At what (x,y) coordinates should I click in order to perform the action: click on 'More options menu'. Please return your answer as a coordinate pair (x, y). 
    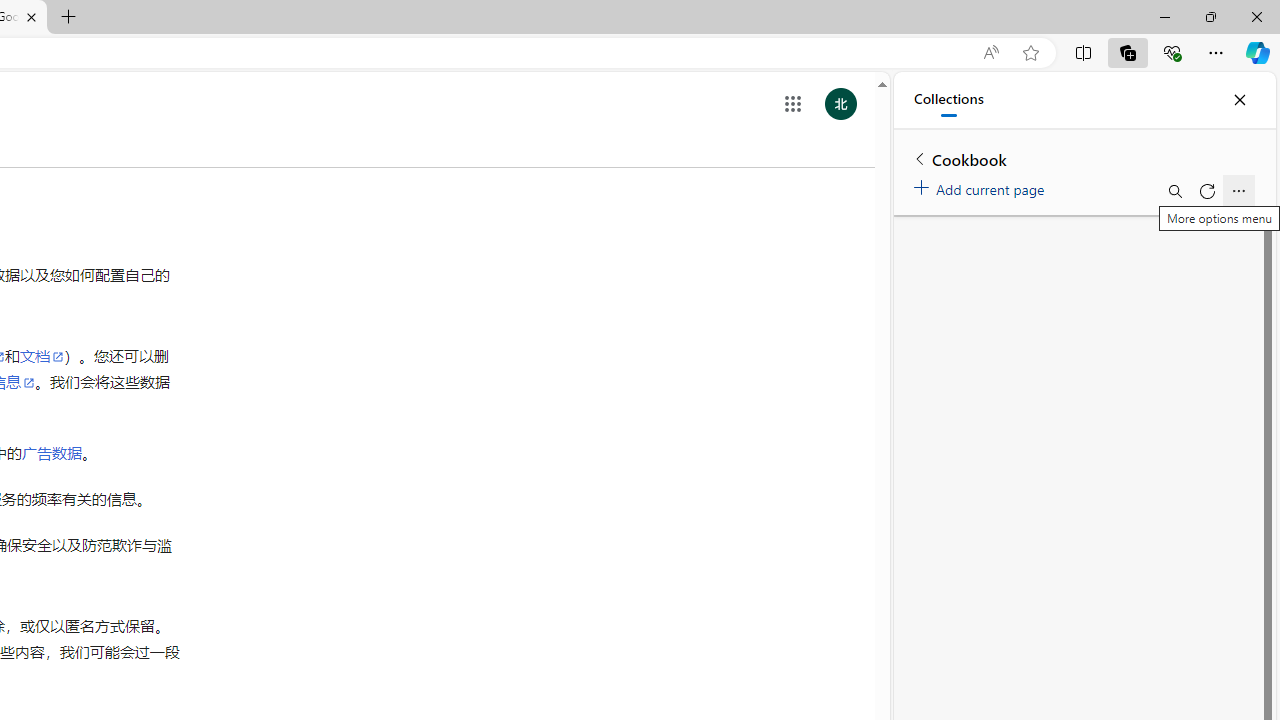
    Looking at the image, I should click on (1237, 191).